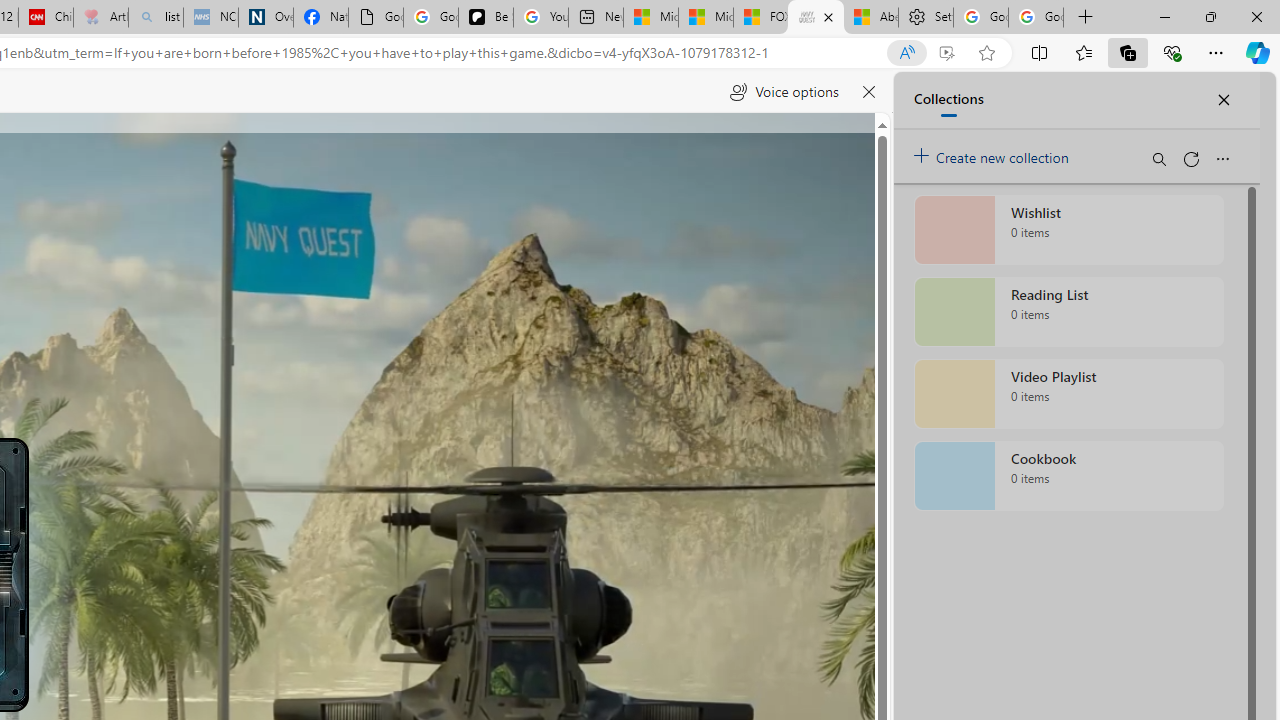 This screenshot has width=1280, height=720. I want to click on 'Settings', so click(925, 17).